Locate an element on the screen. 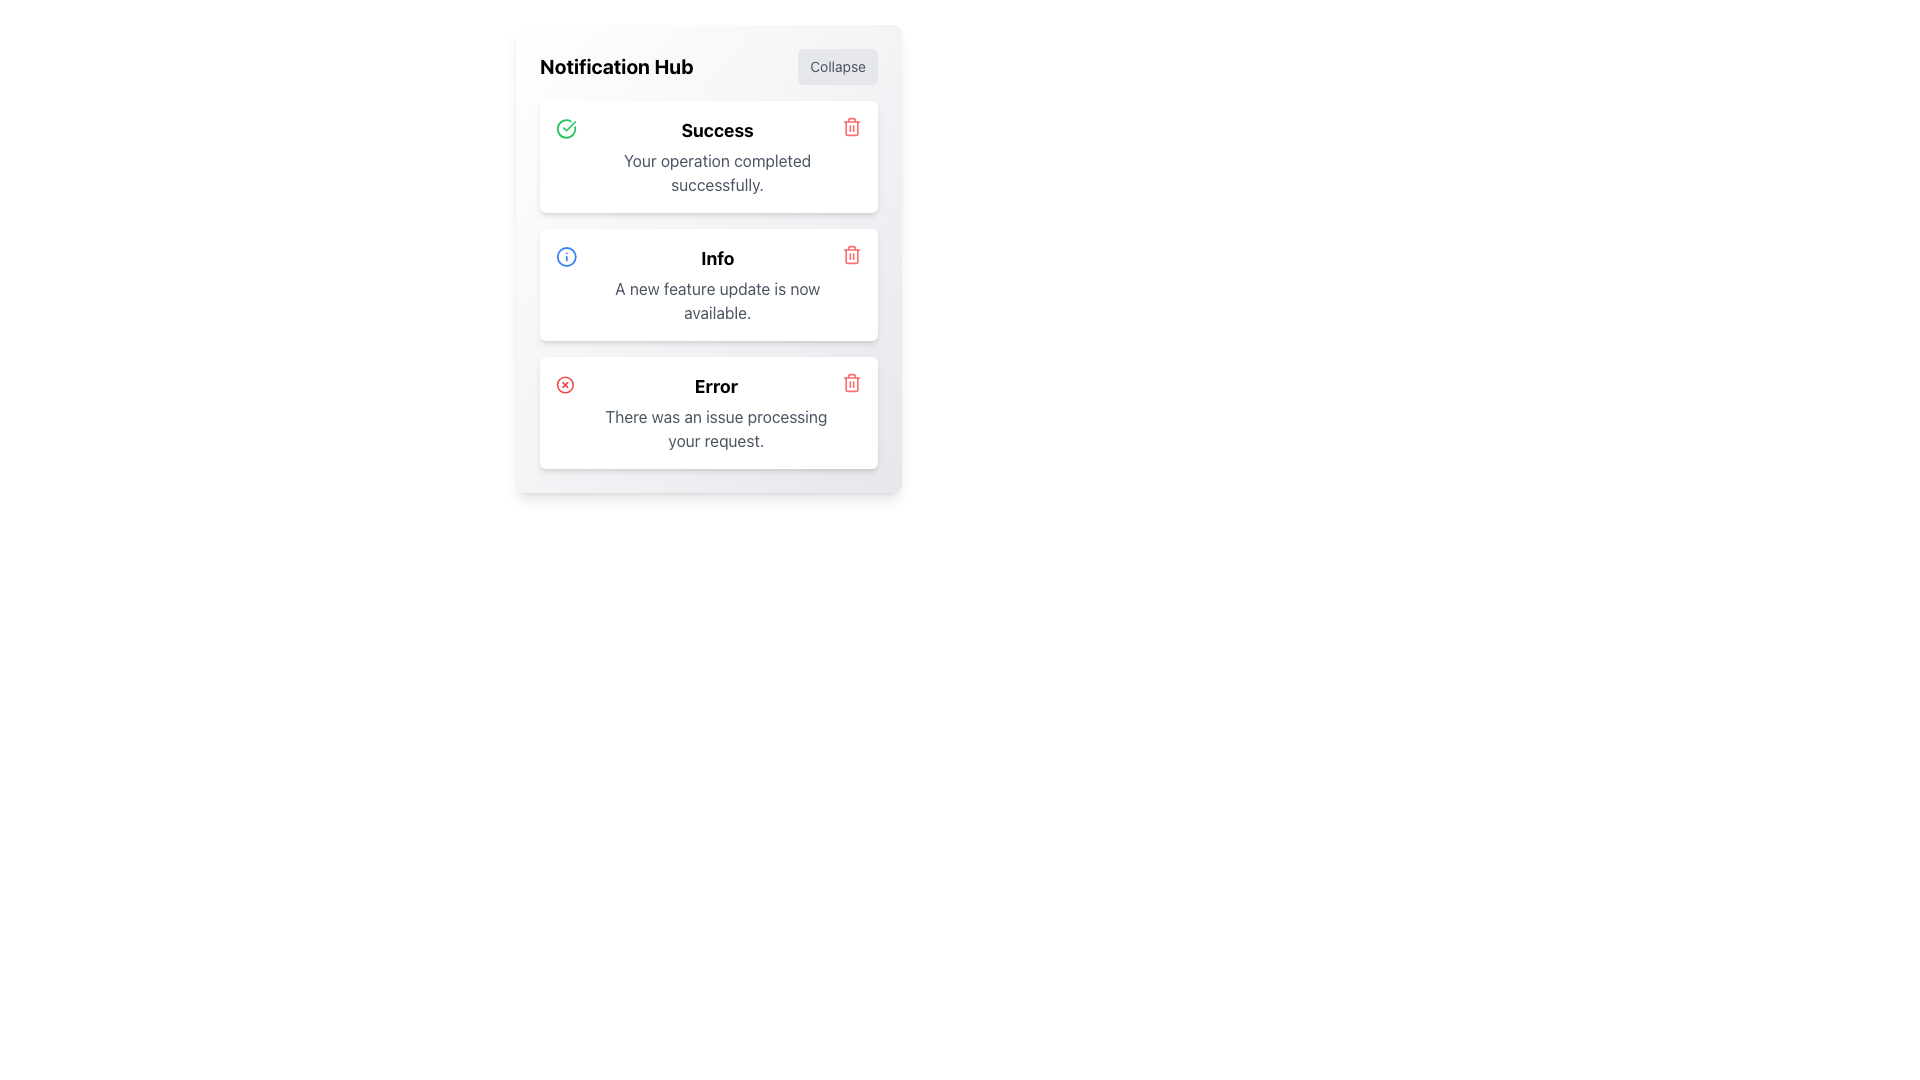 This screenshot has width=1920, height=1080. the bold, large-sized 'Success' text label at the top of the Notification Hub is located at coordinates (717, 131).